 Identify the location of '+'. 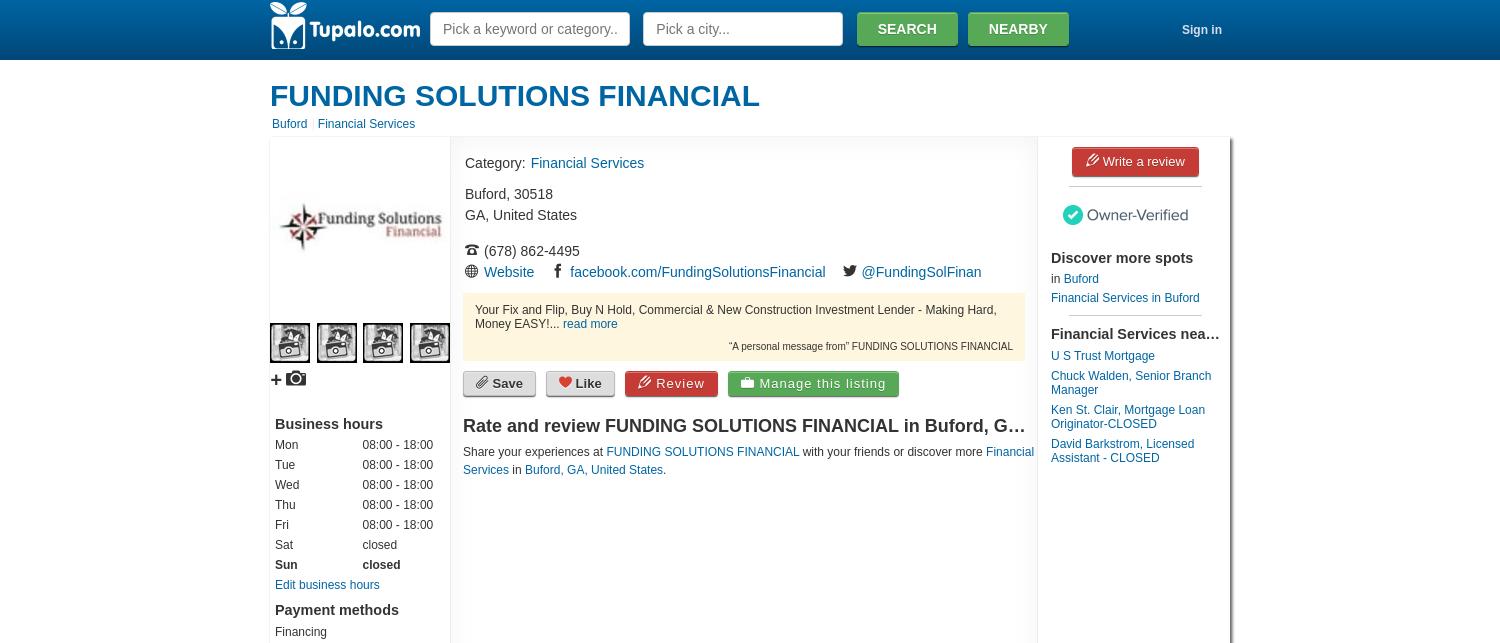
(270, 379).